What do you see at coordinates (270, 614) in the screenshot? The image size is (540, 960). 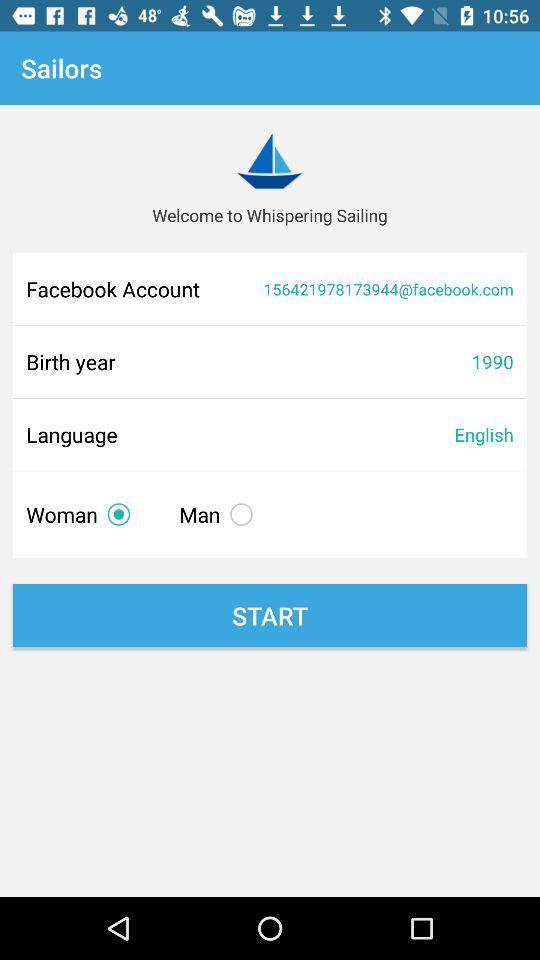 I see `the icon below woman item` at bounding box center [270, 614].